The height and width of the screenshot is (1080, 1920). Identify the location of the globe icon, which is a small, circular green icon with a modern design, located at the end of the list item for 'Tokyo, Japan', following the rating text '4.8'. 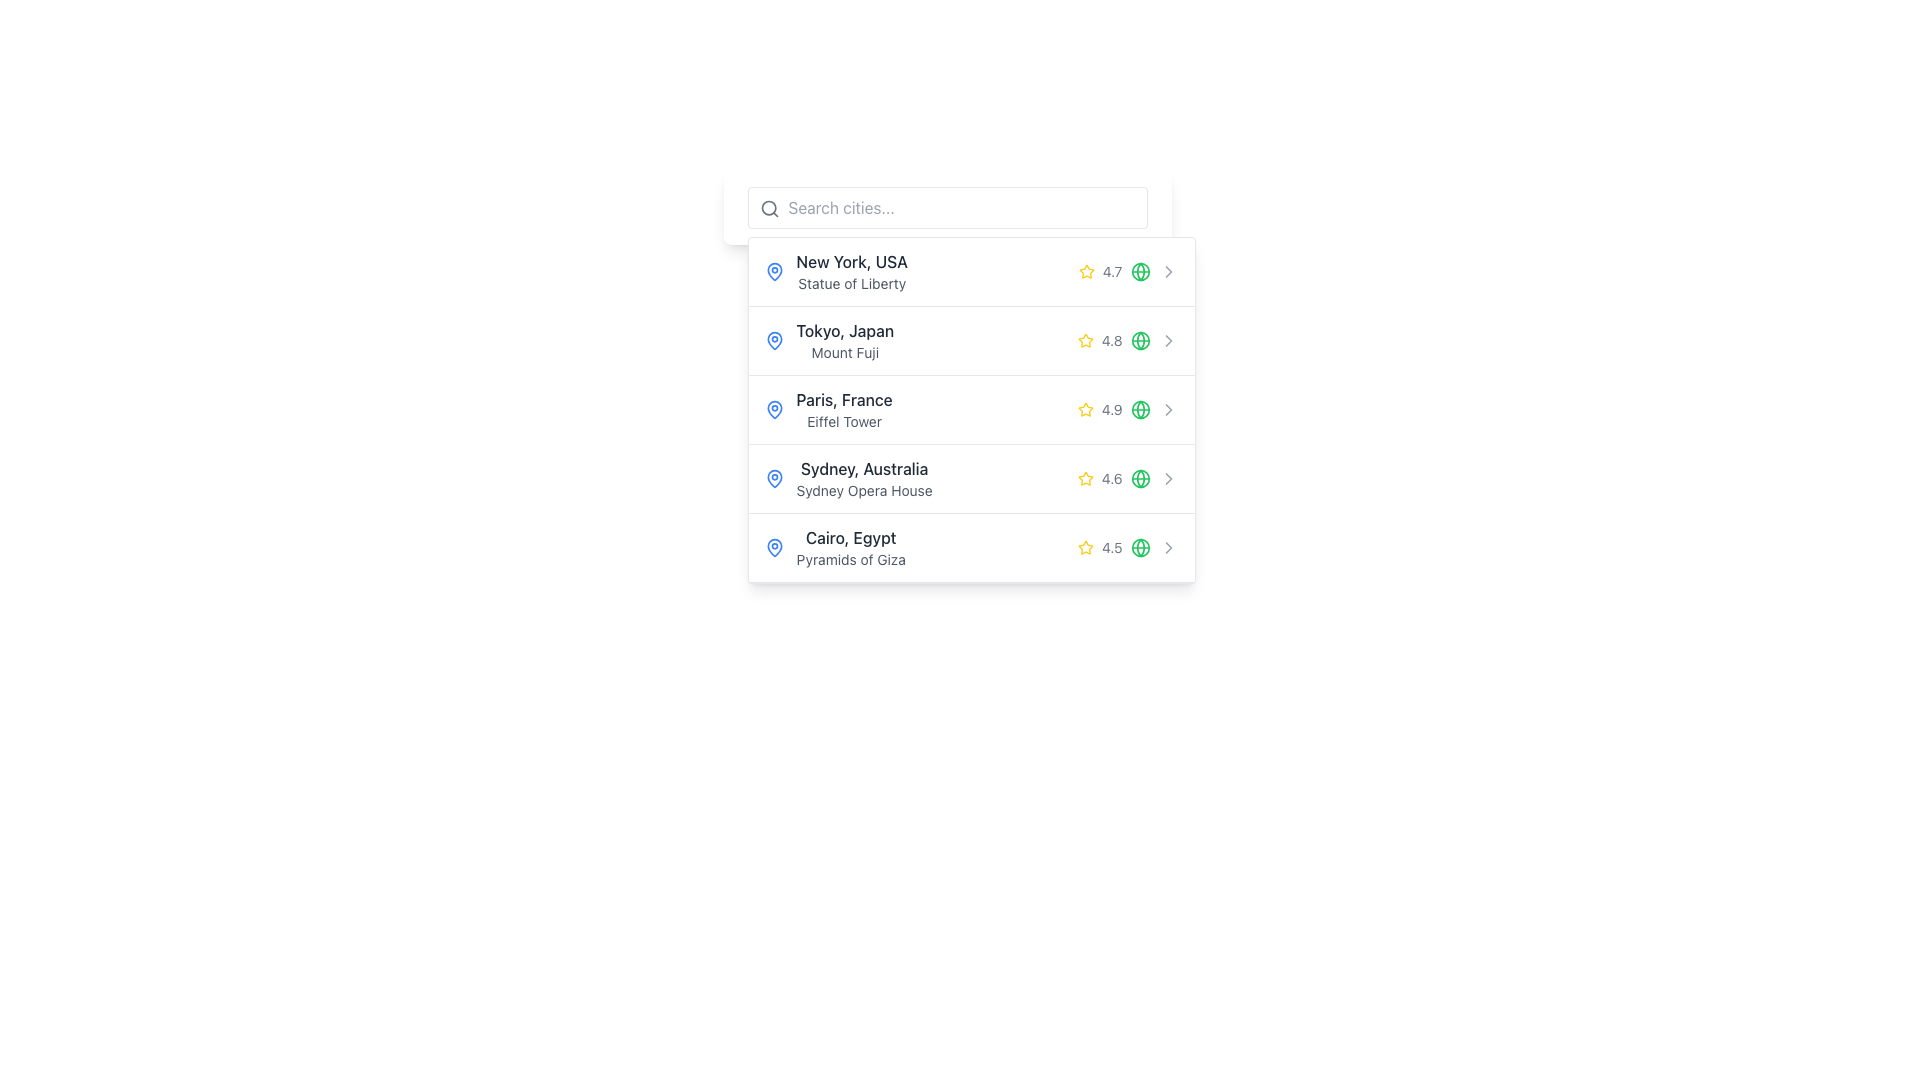
(1140, 339).